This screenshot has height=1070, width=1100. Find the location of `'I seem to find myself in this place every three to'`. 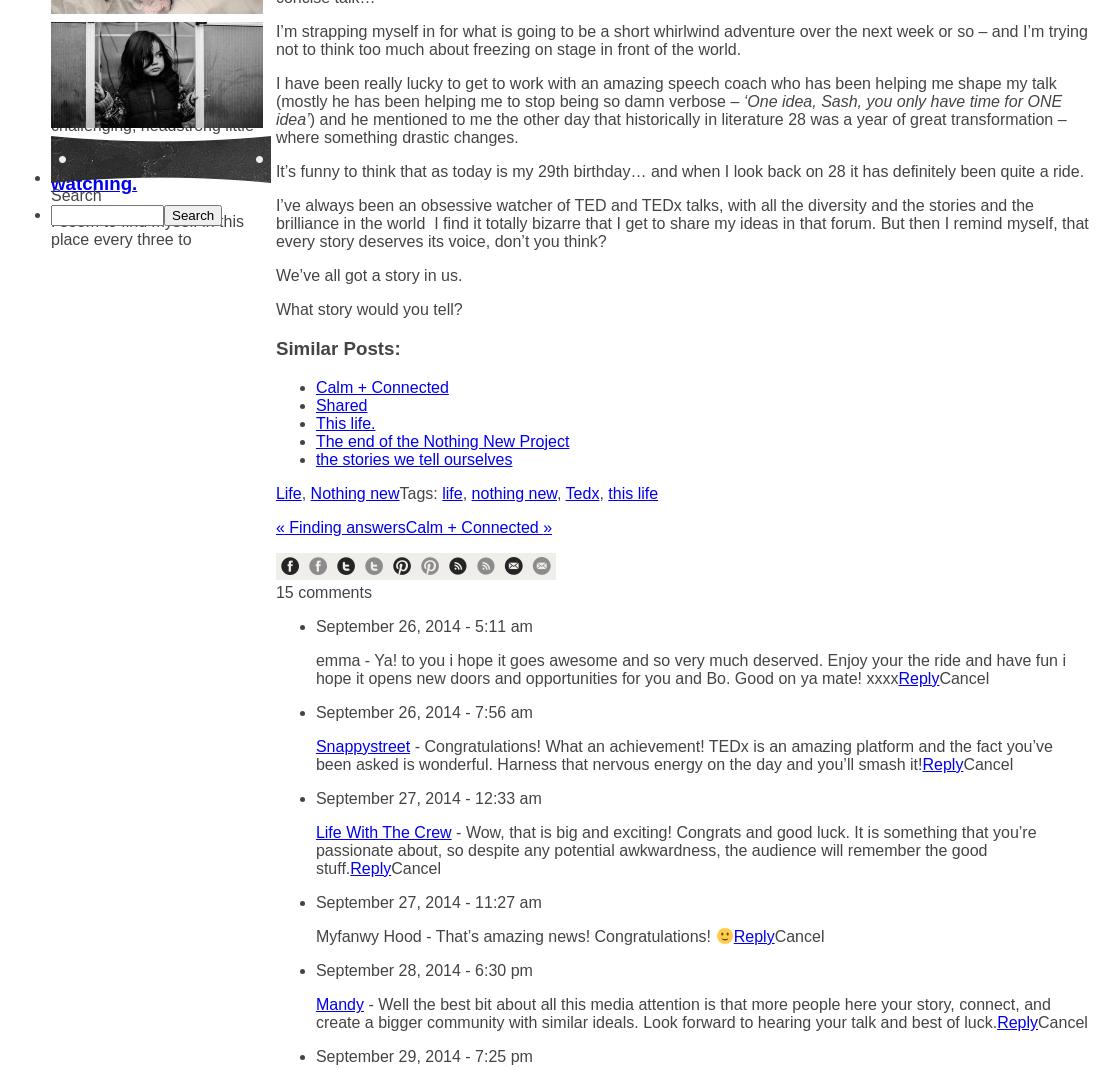

'I seem to find myself in this place every three to' is located at coordinates (145, 229).